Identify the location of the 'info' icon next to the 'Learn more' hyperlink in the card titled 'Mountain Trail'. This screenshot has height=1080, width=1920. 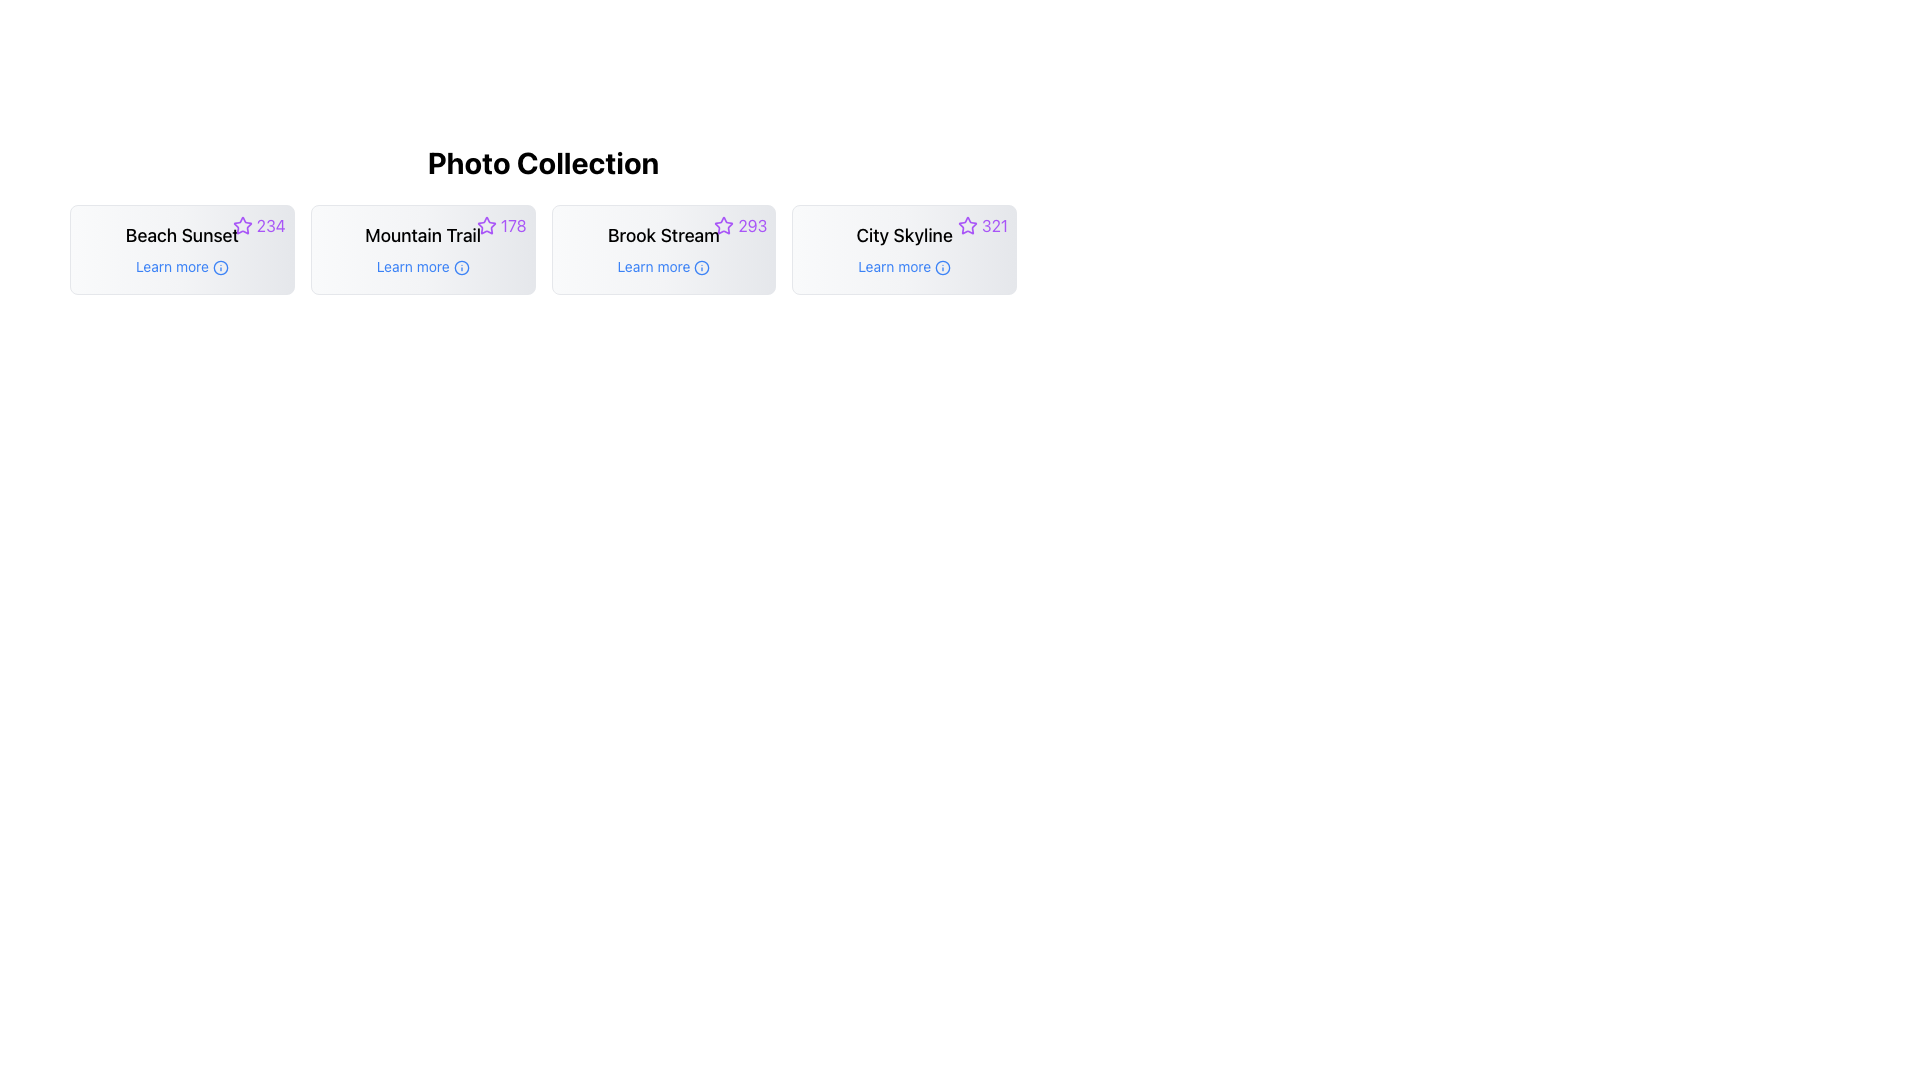
(422, 265).